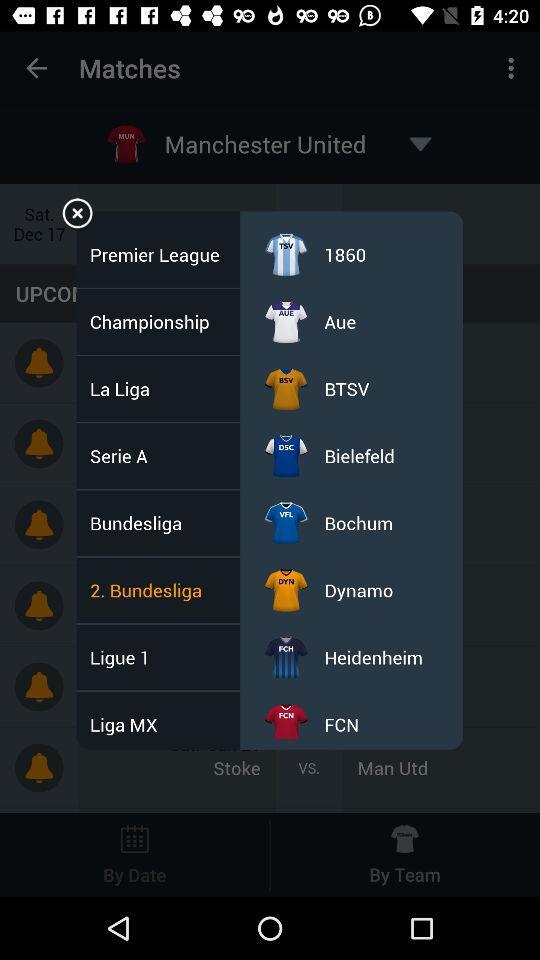  I want to click on the fcn, so click(340, 723).